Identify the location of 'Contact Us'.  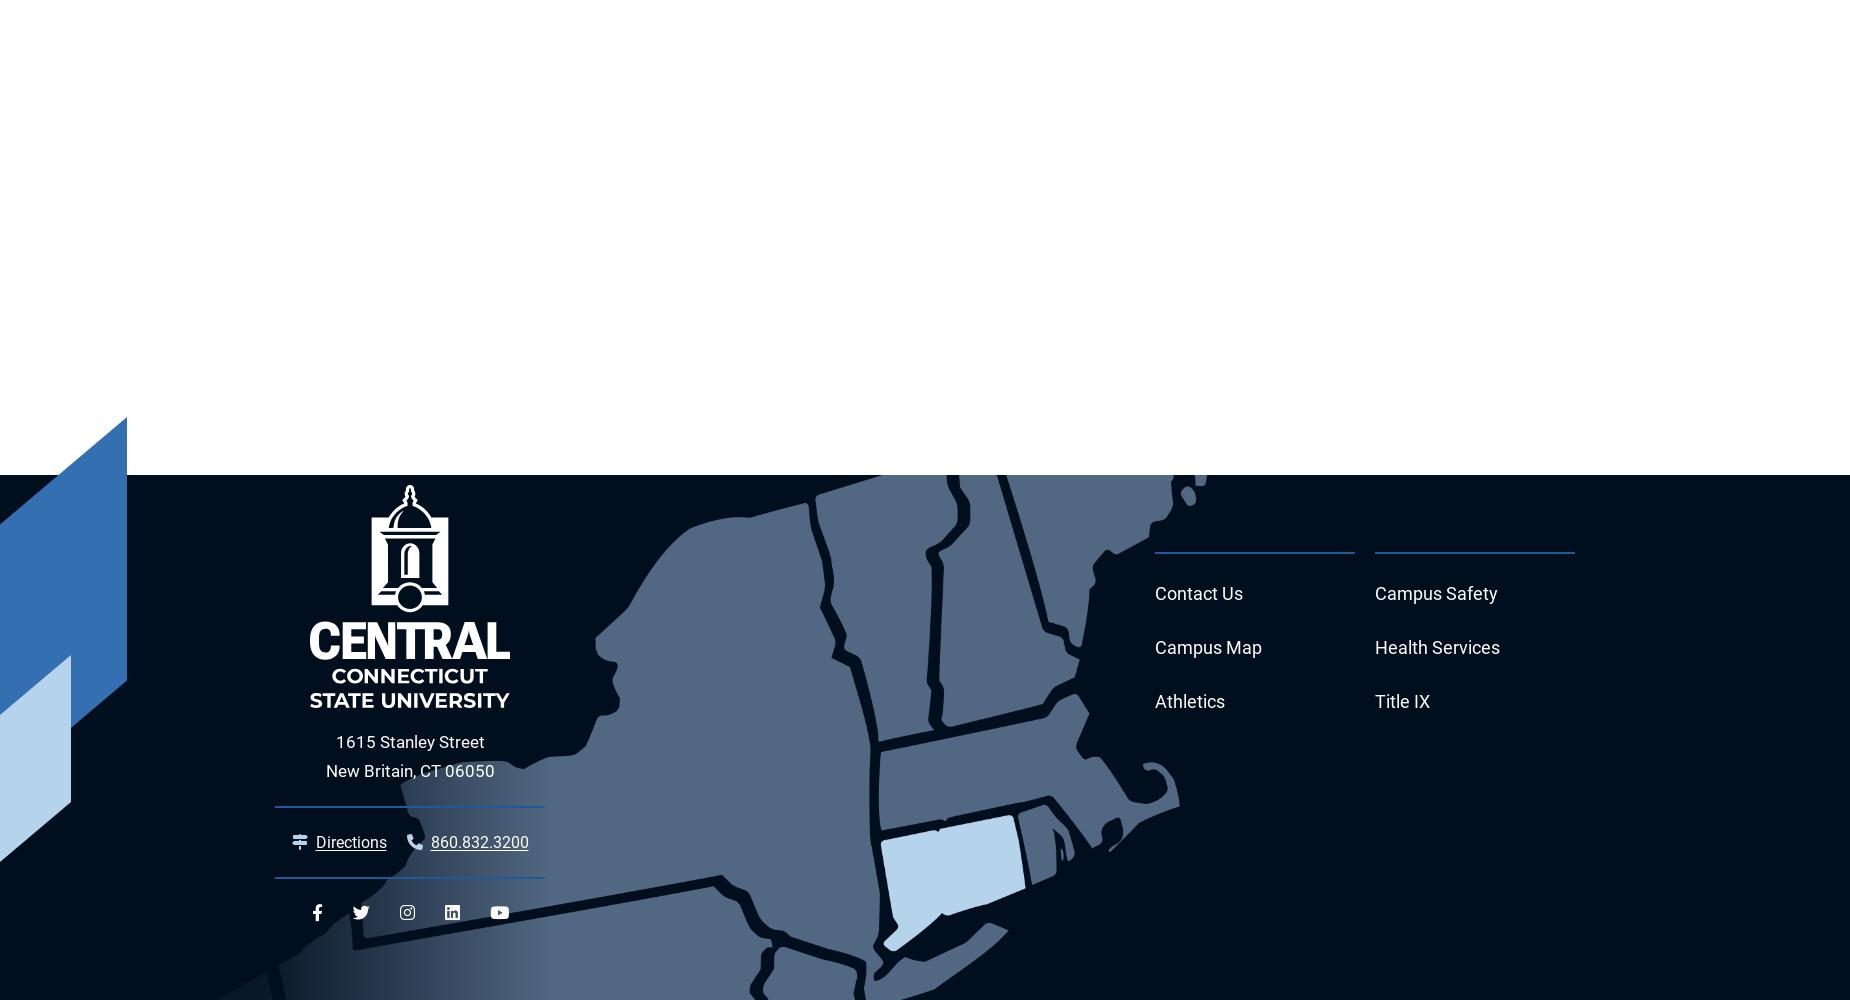
(1197, 591).